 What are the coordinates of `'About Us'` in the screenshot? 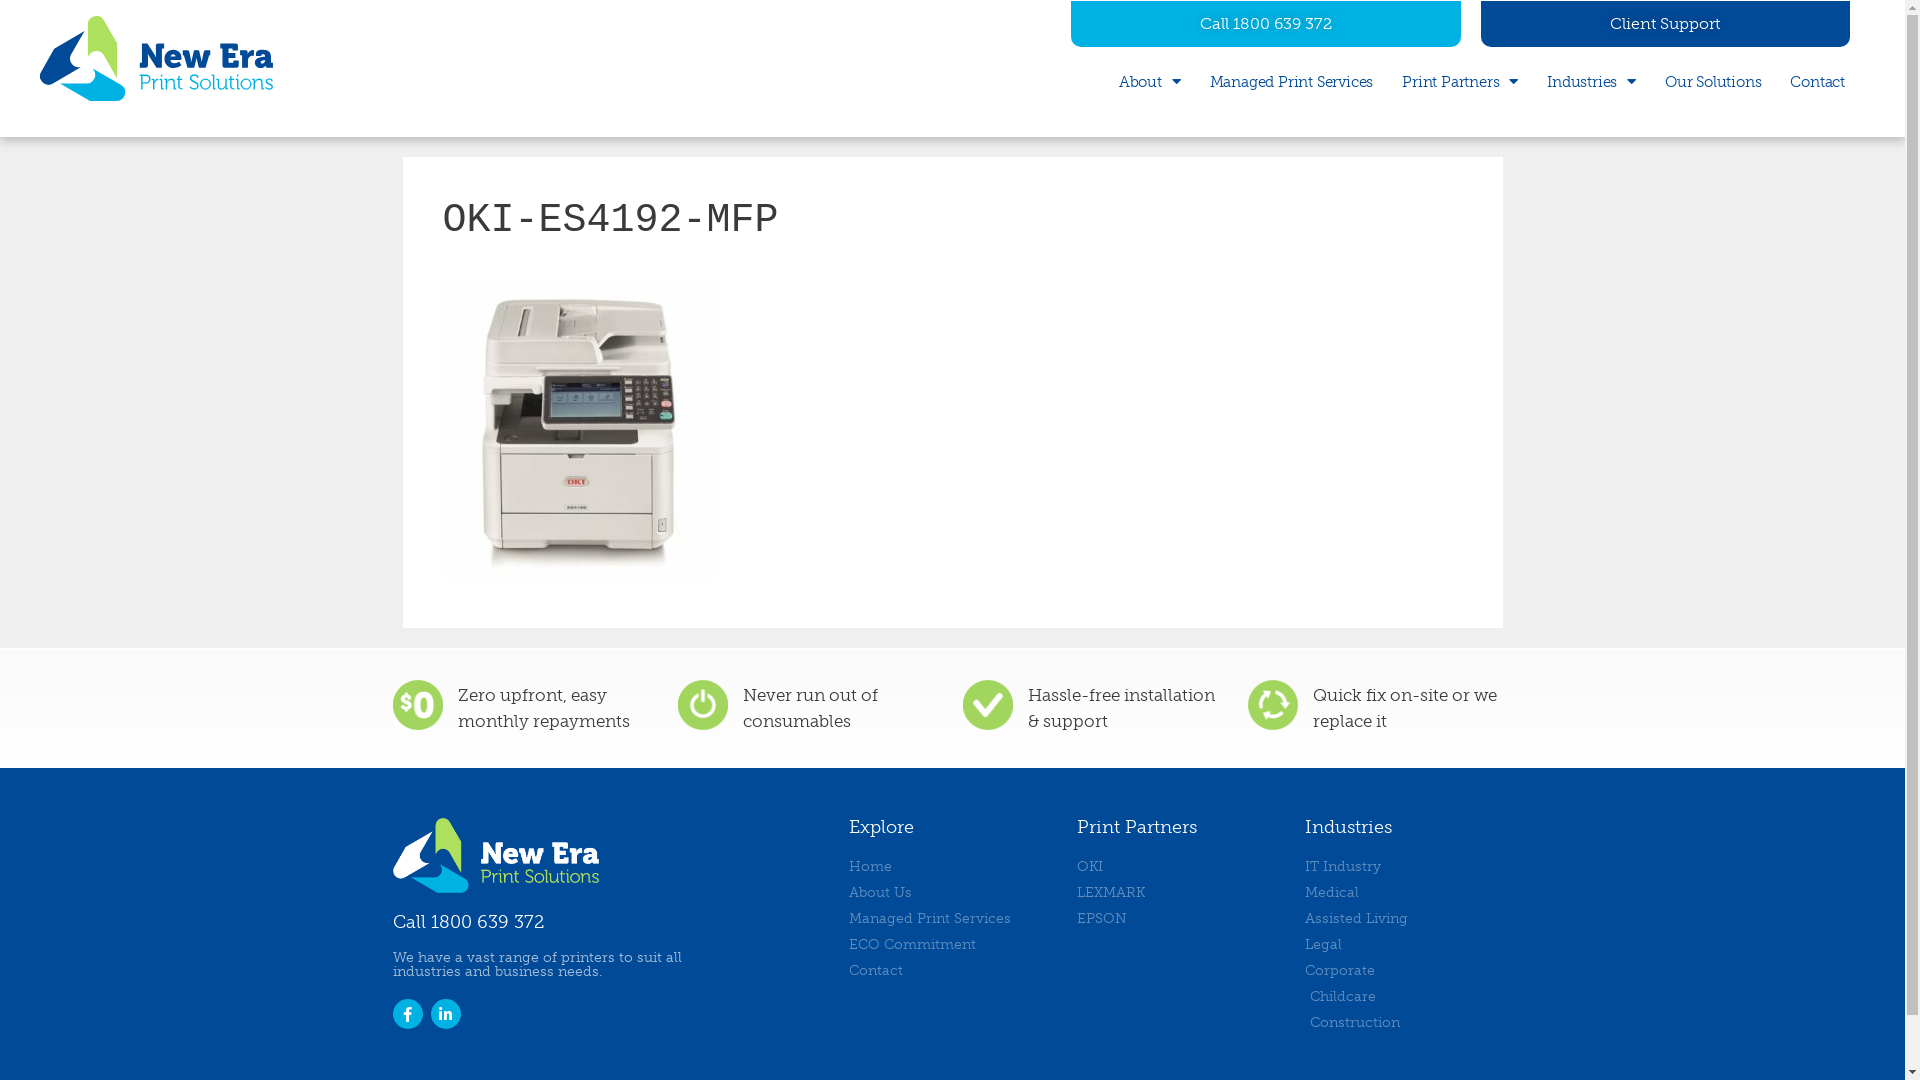 It's located at (950, 891).